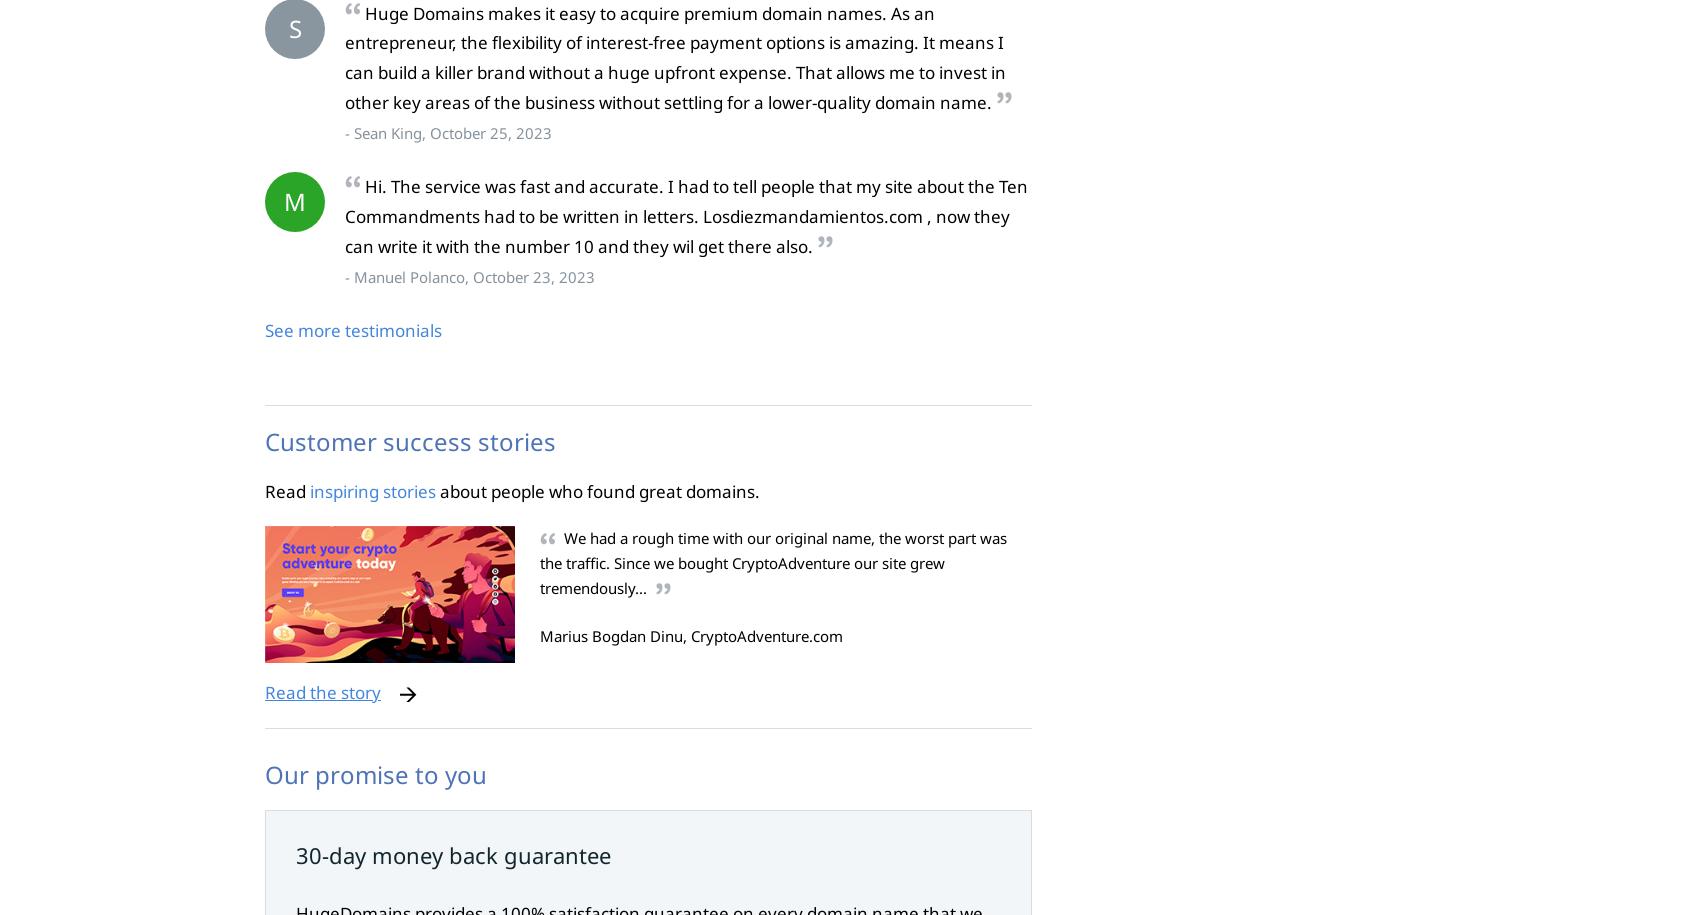 The height and width of the screenshot is (915, 1700). I want to click on 'Our promise to you', so click(375, 772).